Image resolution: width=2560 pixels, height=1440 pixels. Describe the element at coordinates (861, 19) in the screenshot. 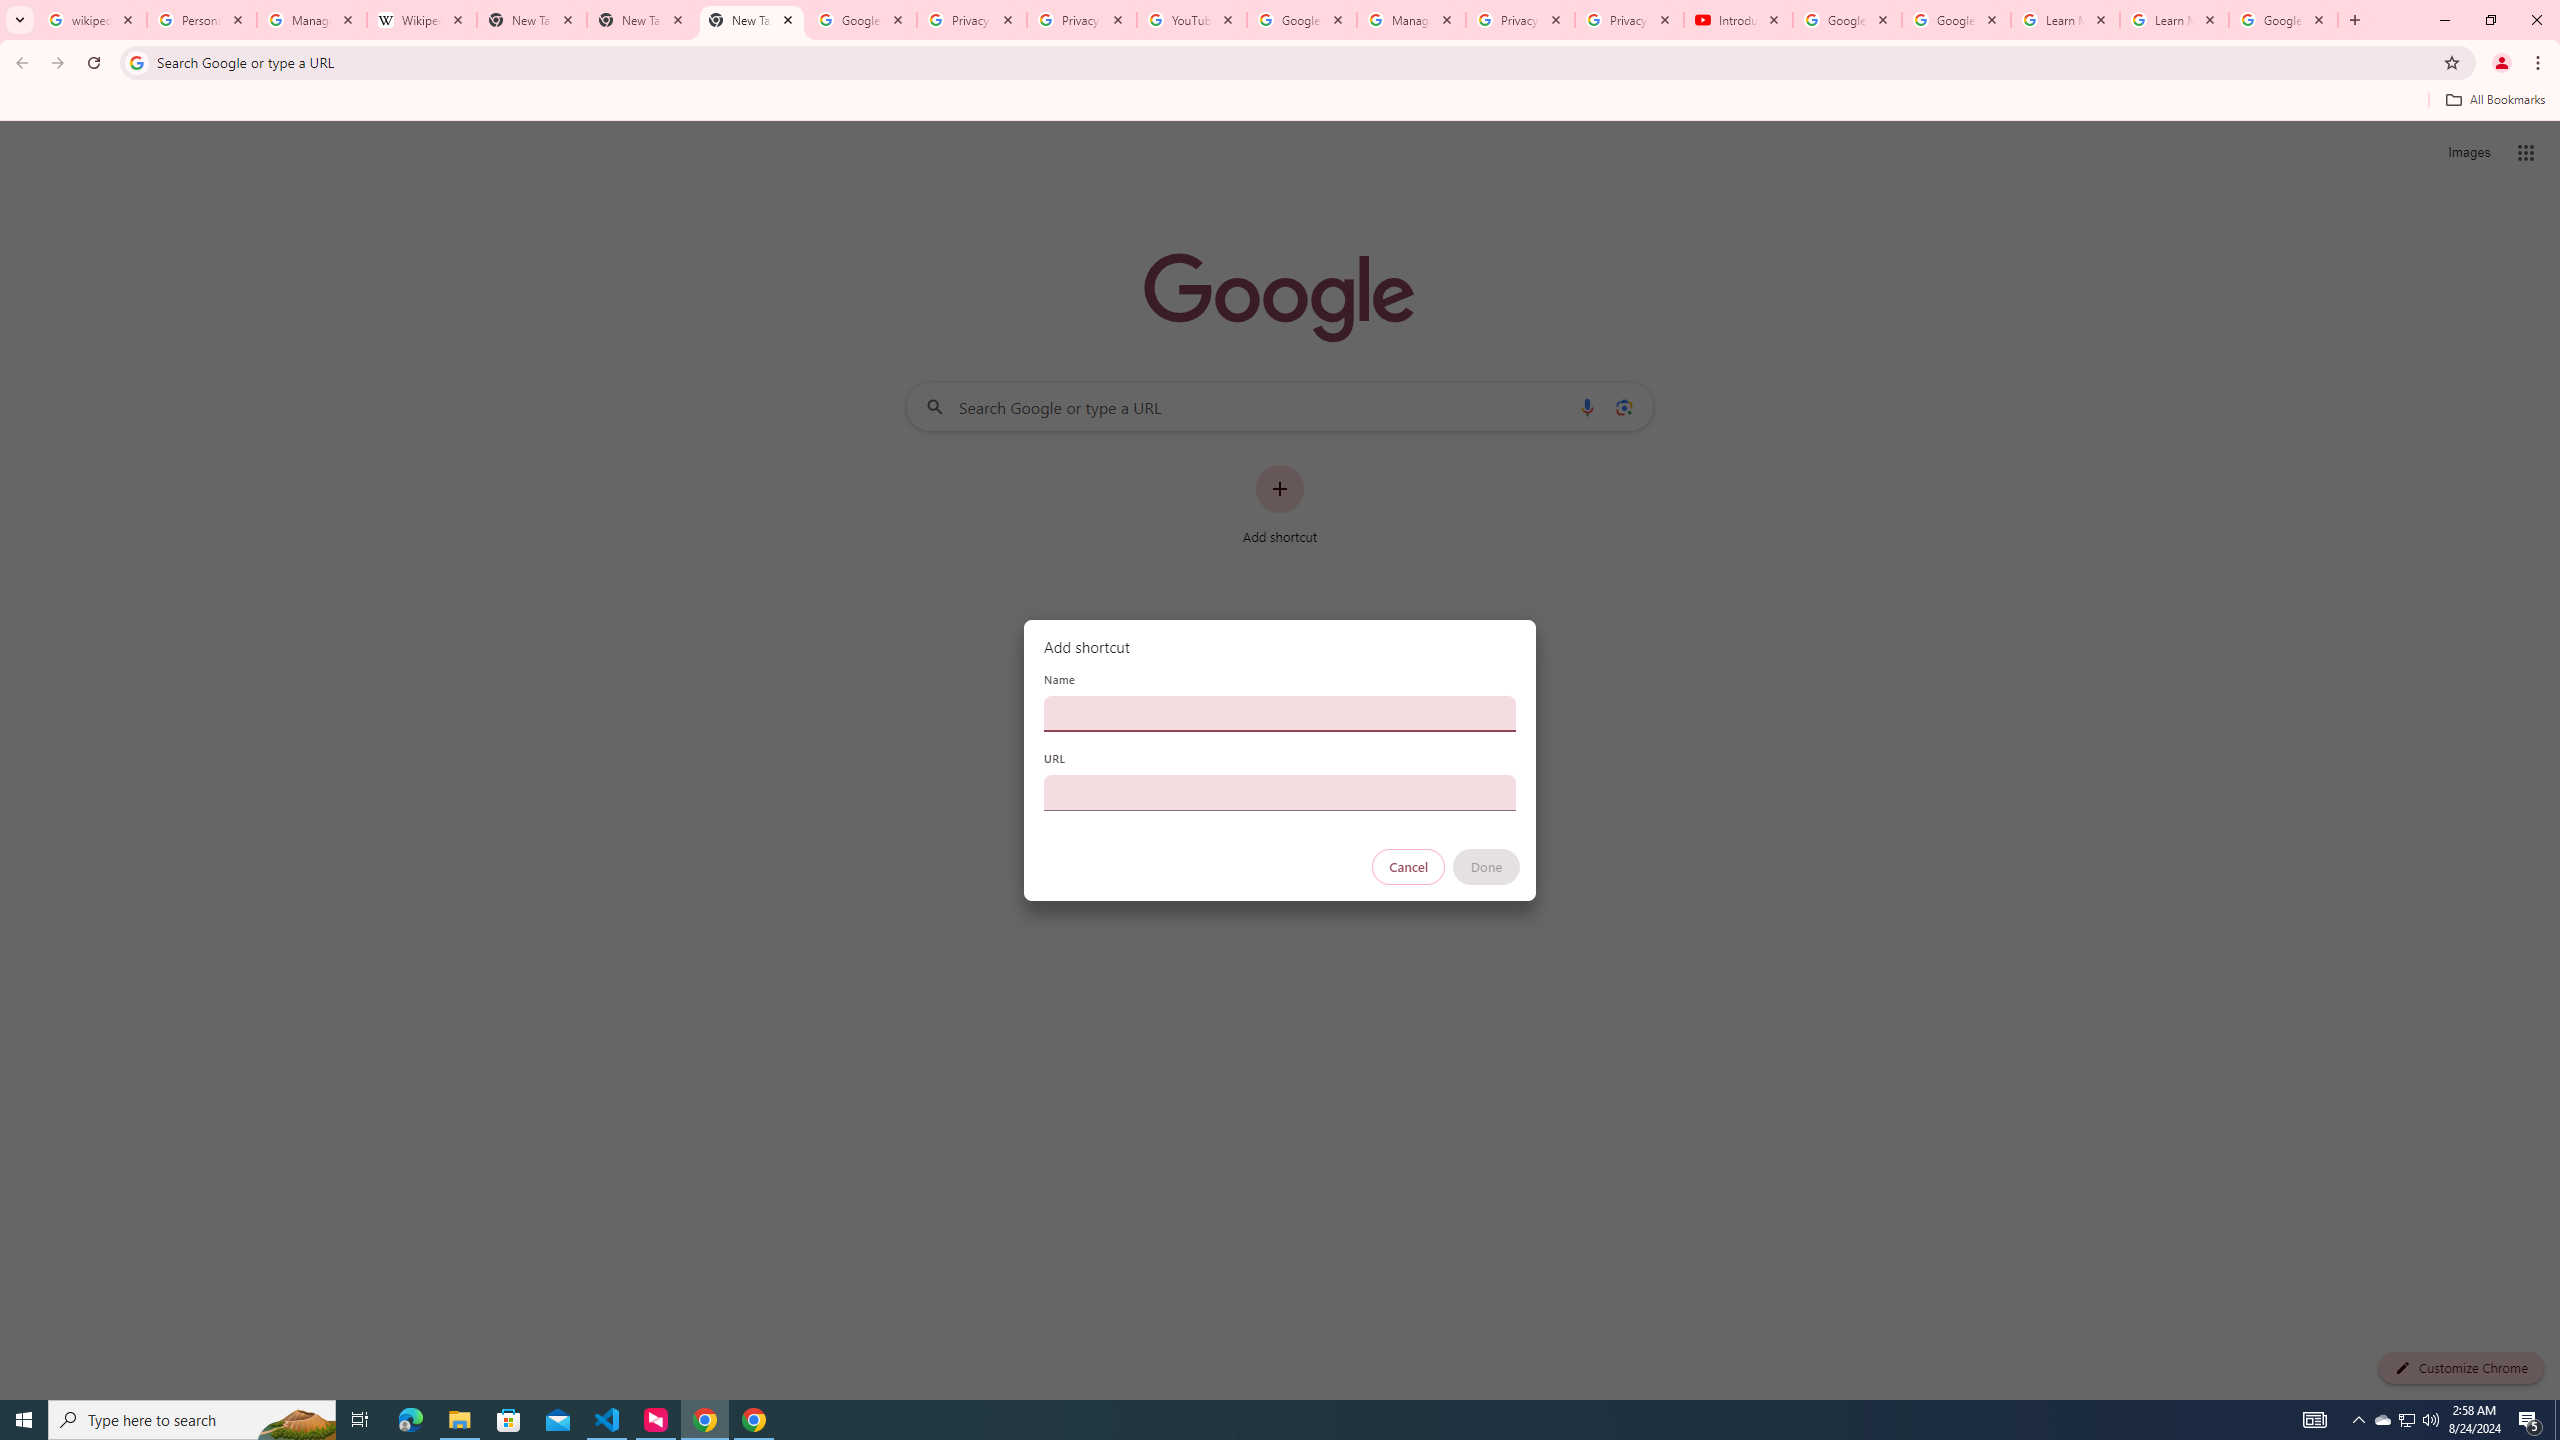

I see `'Google Drive: Sign-in'` at that location.